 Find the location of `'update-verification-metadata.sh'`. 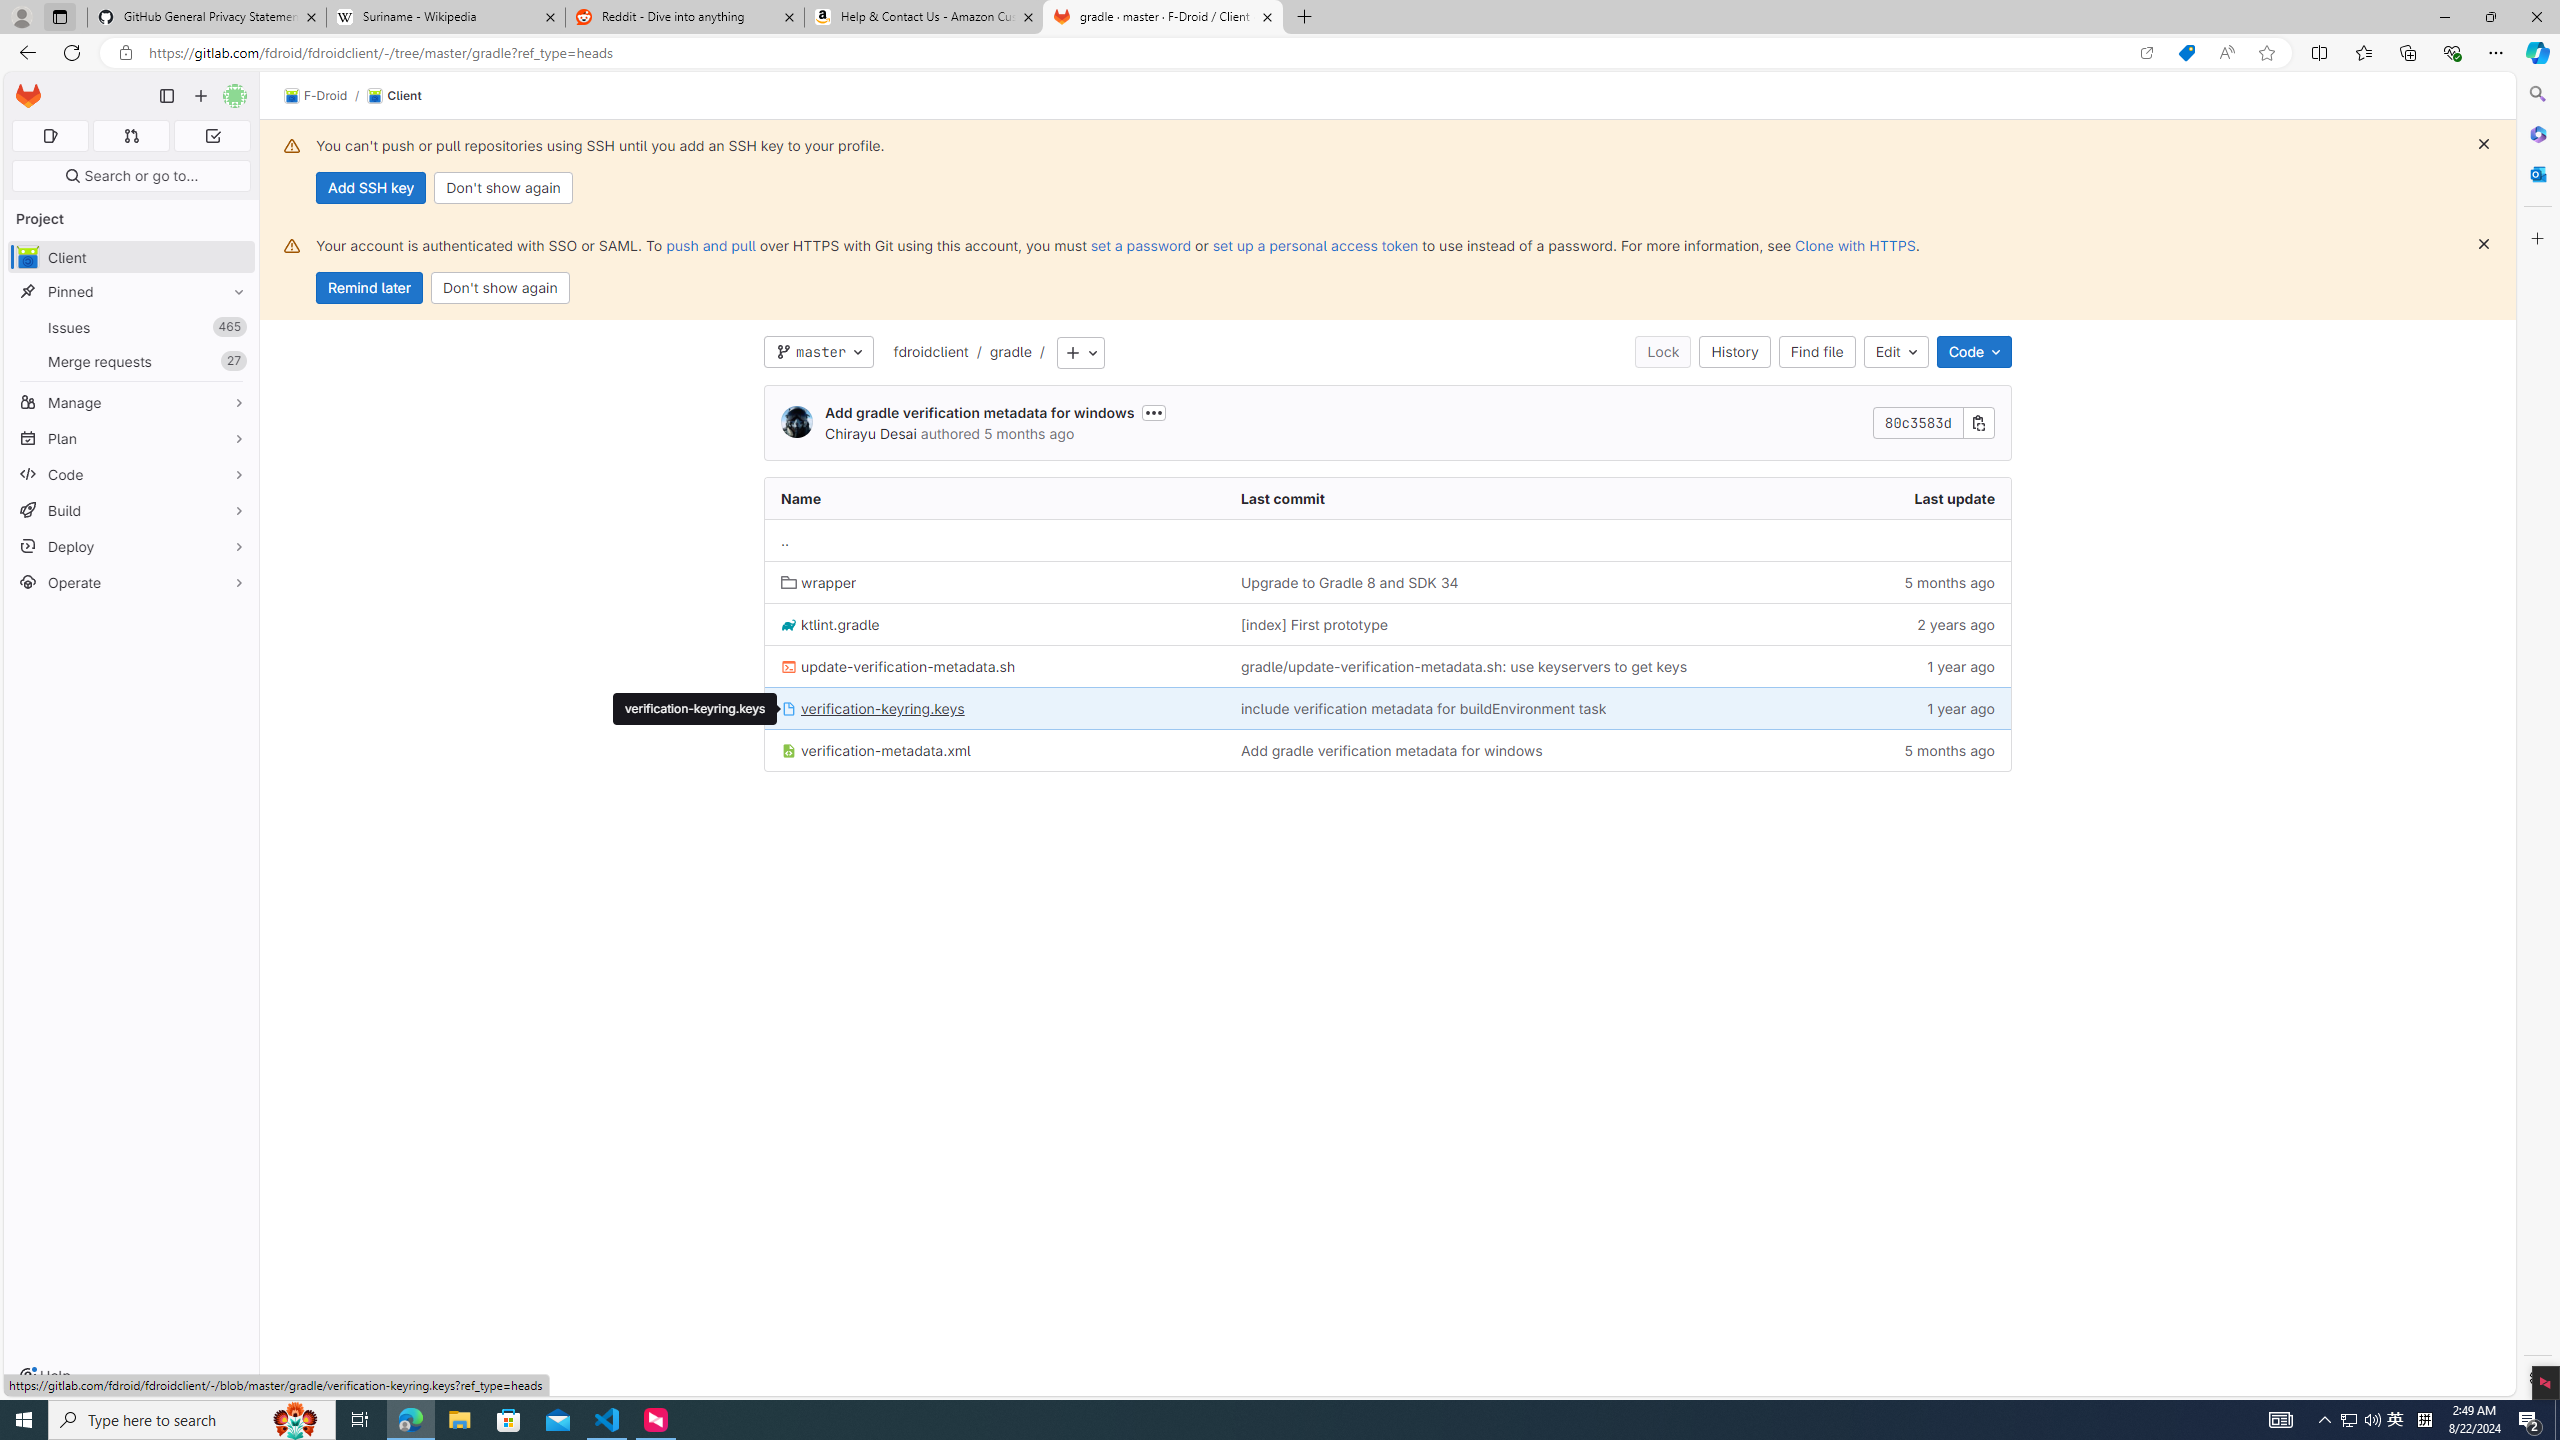

'update-verification-metadata.sh' is located at coordinates (897, 666).